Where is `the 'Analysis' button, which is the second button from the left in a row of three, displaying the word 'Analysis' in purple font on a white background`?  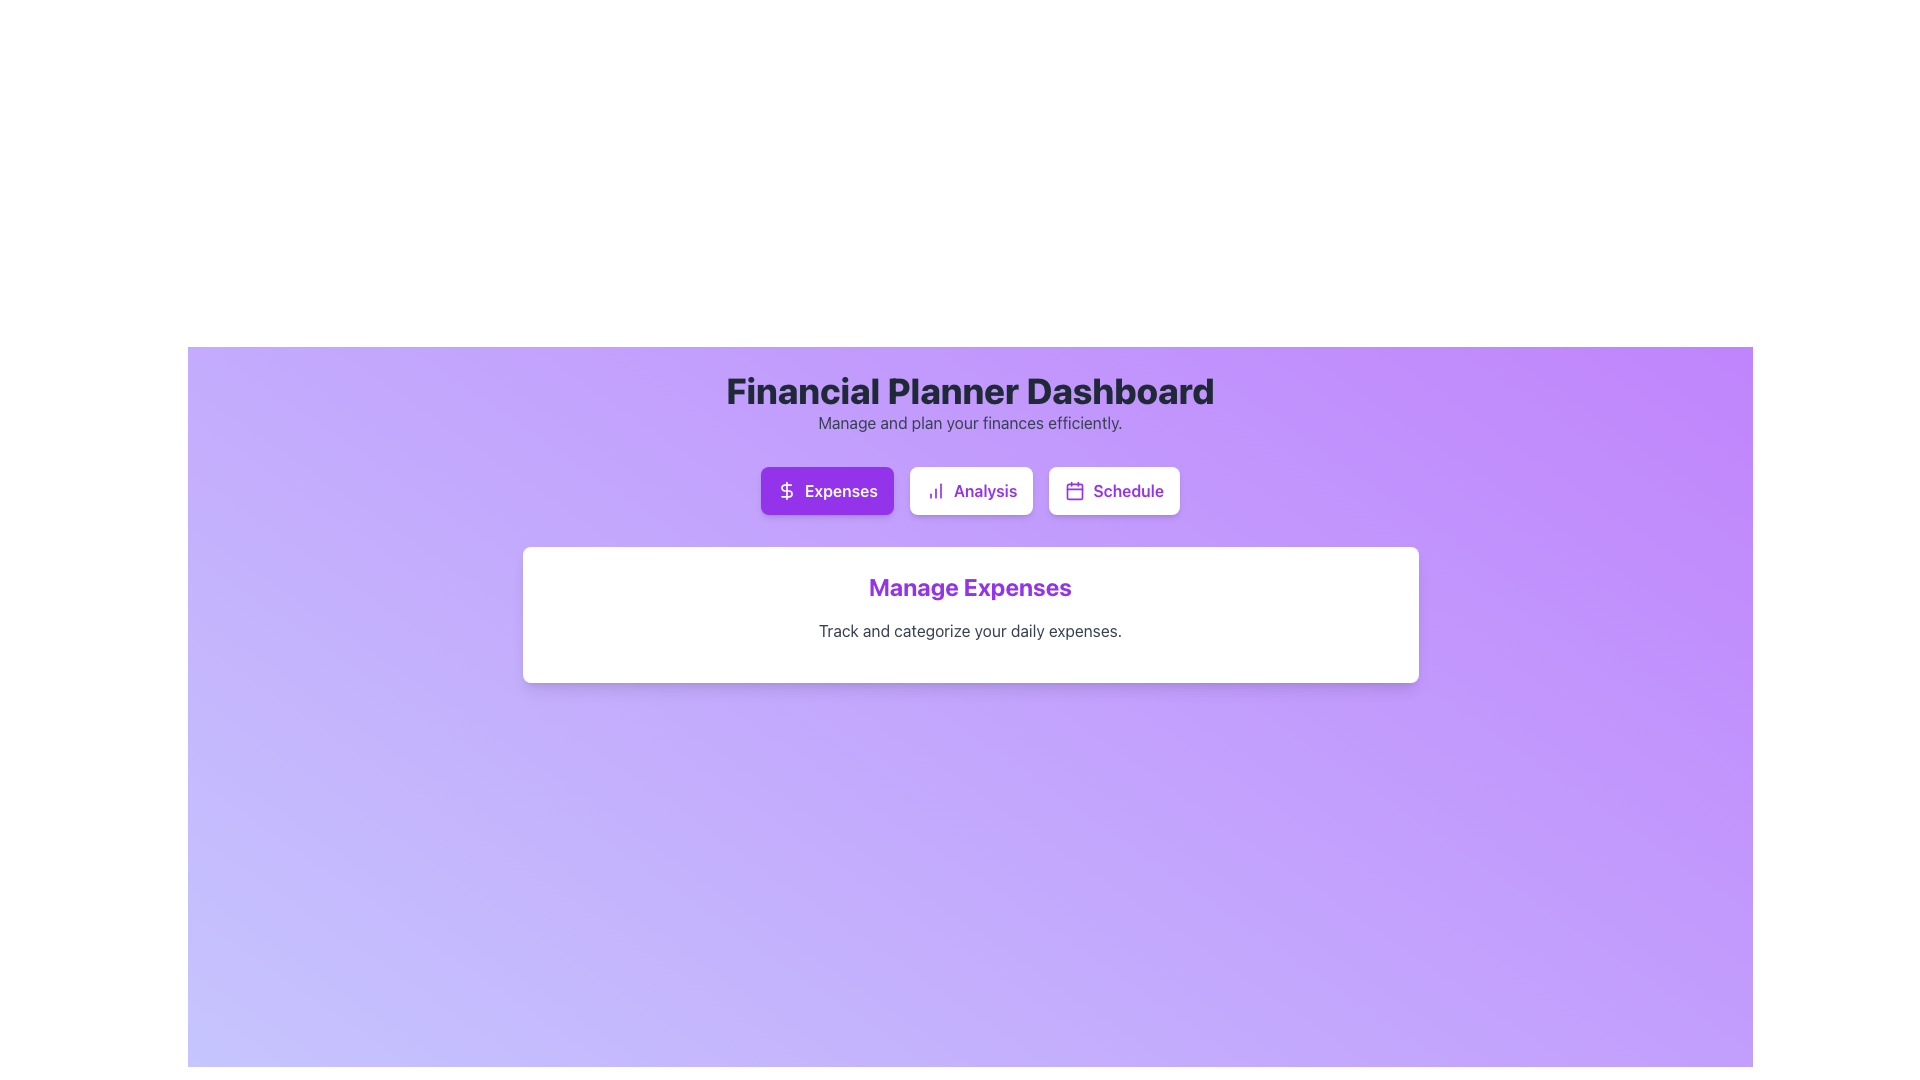 the 'Analysis' button, which is the second button from the left in a row of three, displaying the word 'Analysis' in purple font on a white background is located at coordinates (985, 490).